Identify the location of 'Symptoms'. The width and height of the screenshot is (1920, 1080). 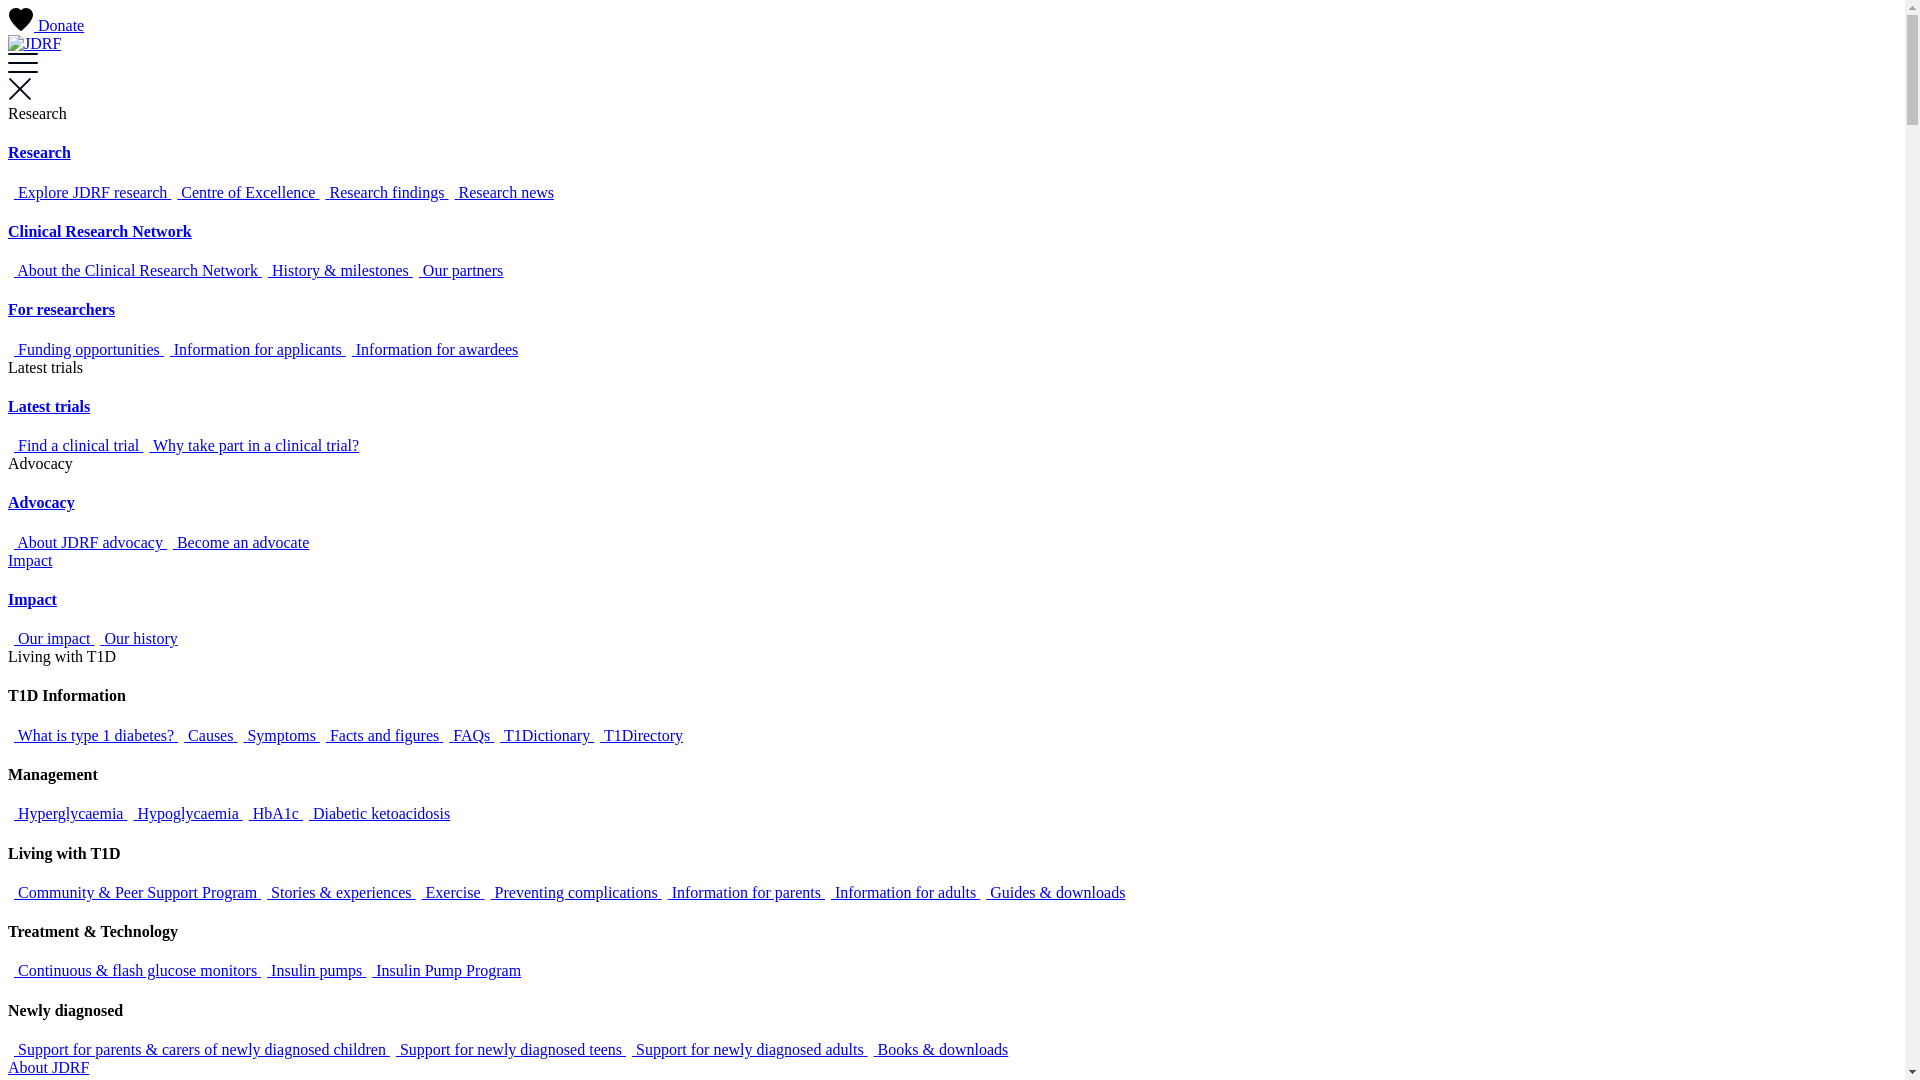
(277, 735).